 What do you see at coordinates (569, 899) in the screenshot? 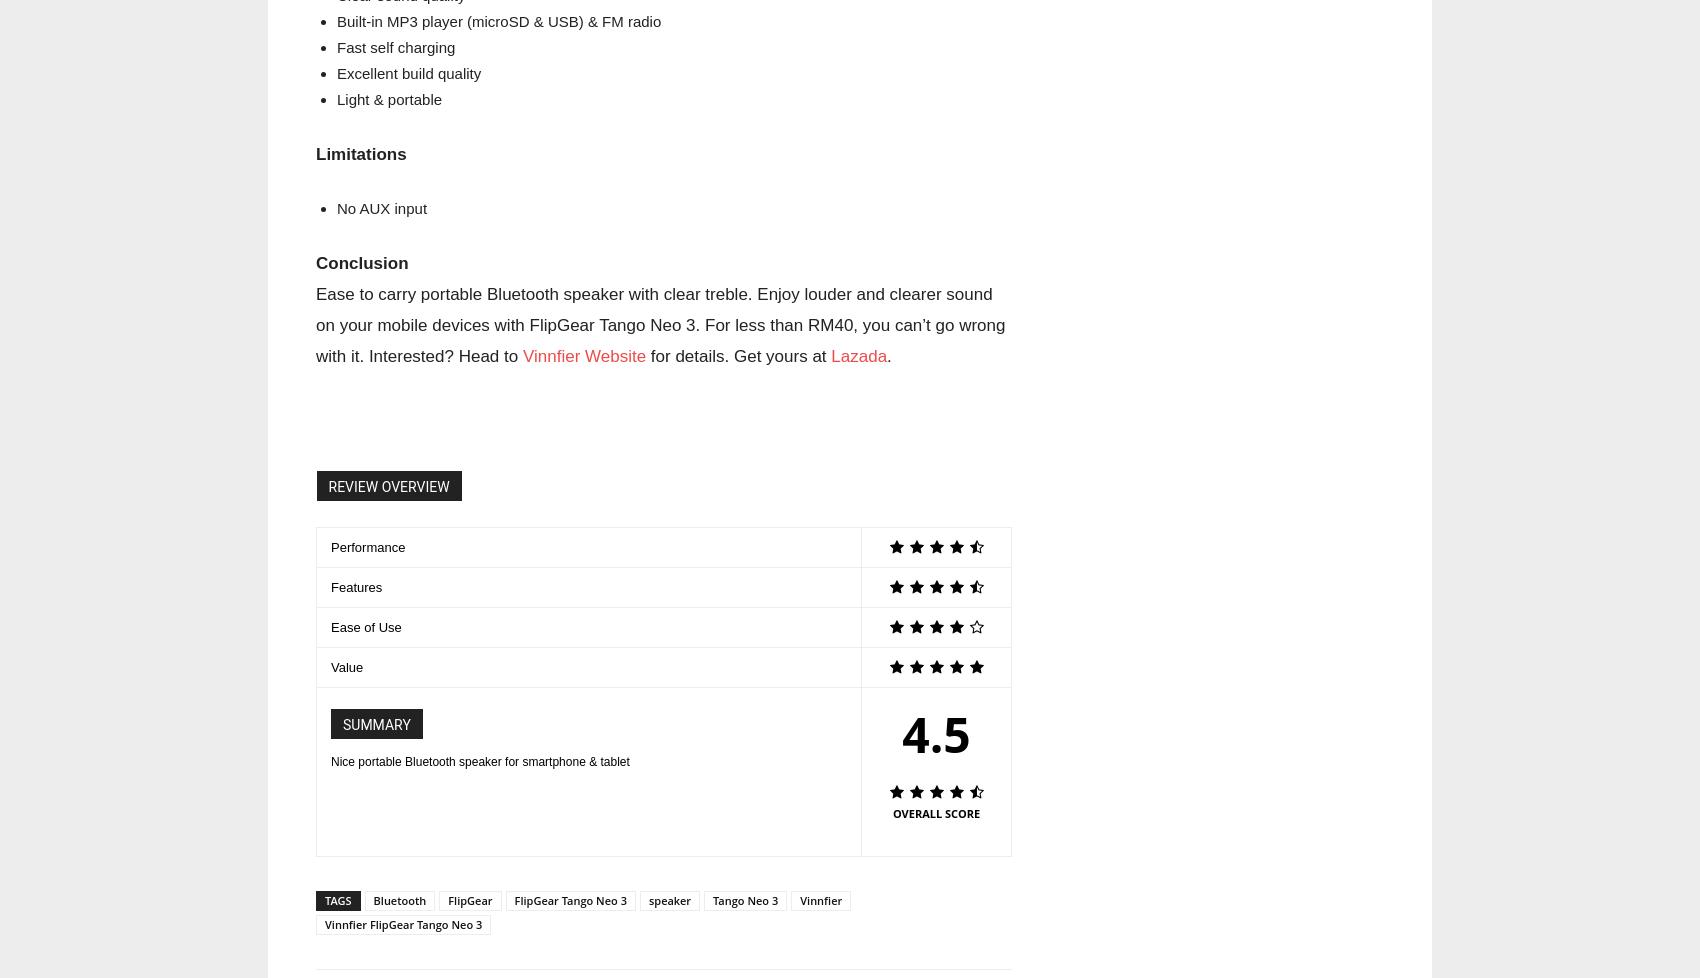
I see `'FlipGear Tango Neo 3'` at bounding box center [569, 899].